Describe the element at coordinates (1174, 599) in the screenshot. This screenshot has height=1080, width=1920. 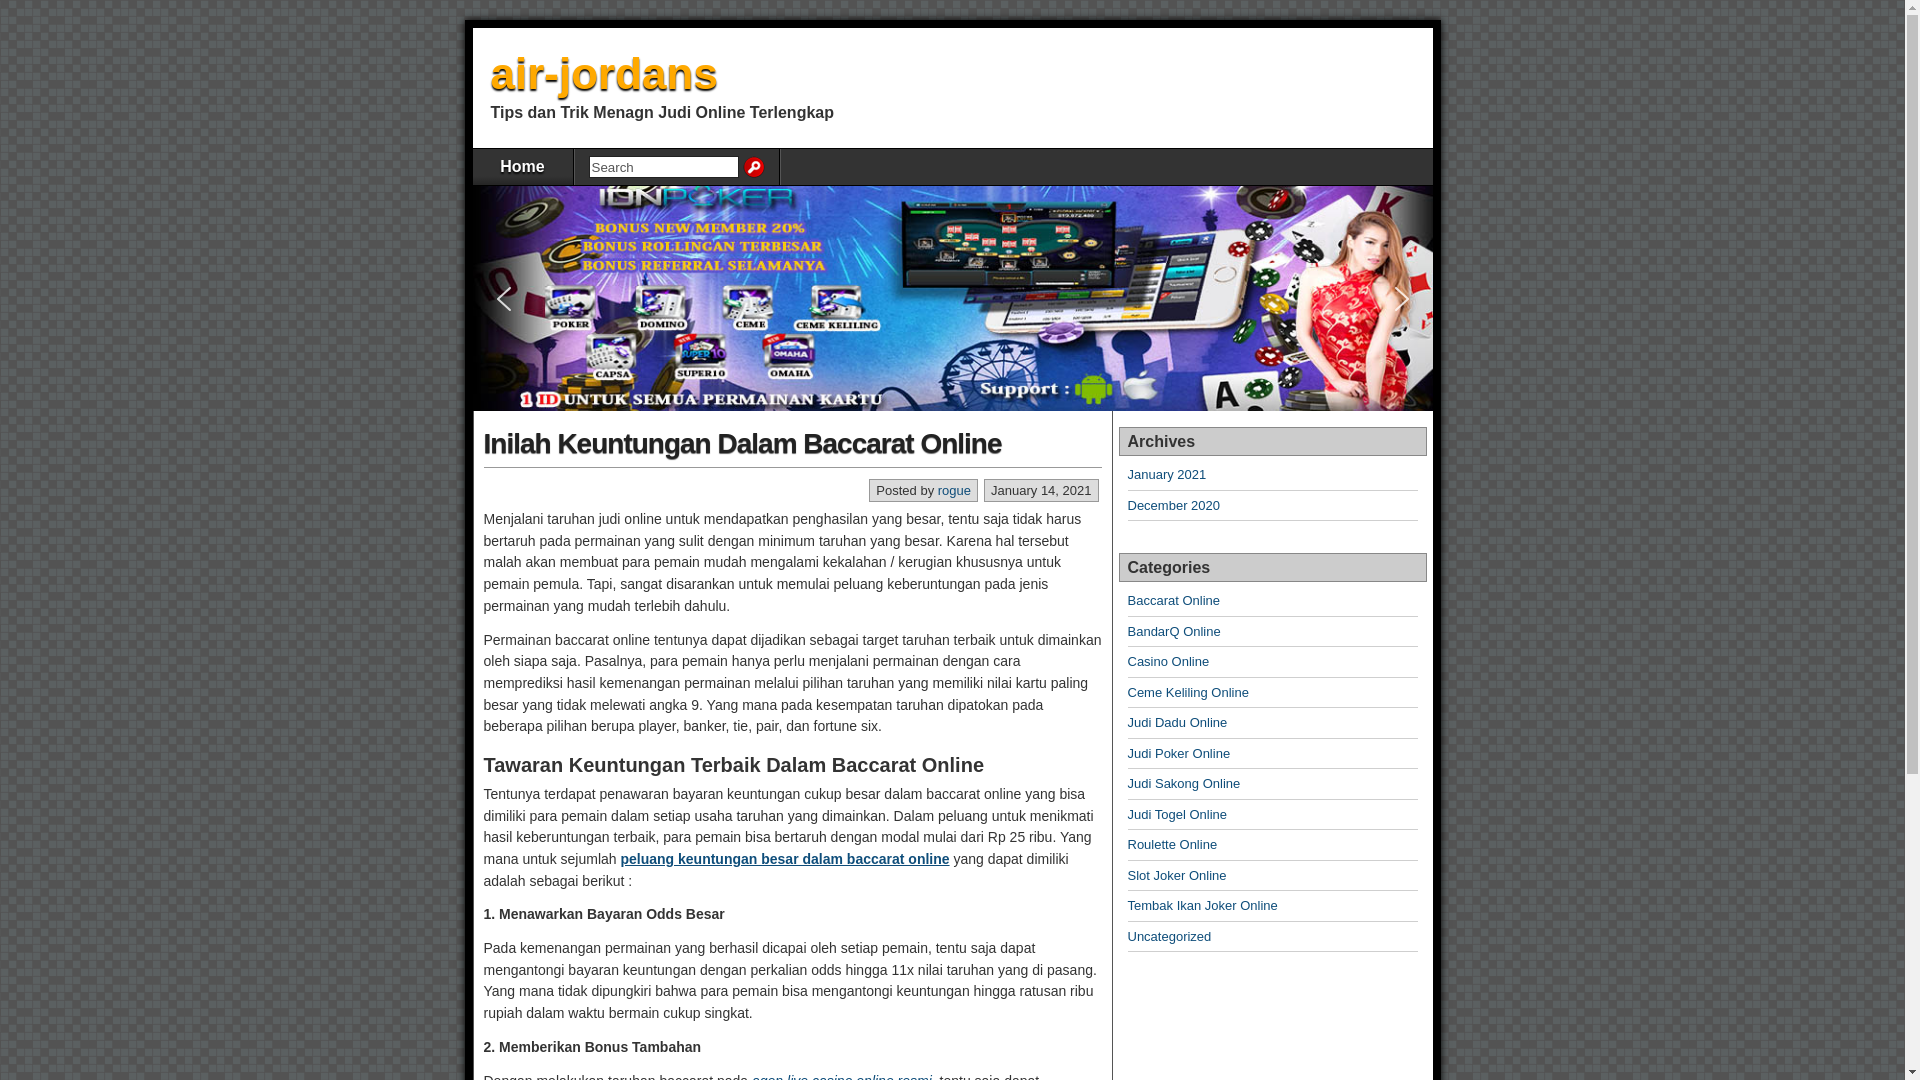
I see `'Baccarat Online'` at that location.